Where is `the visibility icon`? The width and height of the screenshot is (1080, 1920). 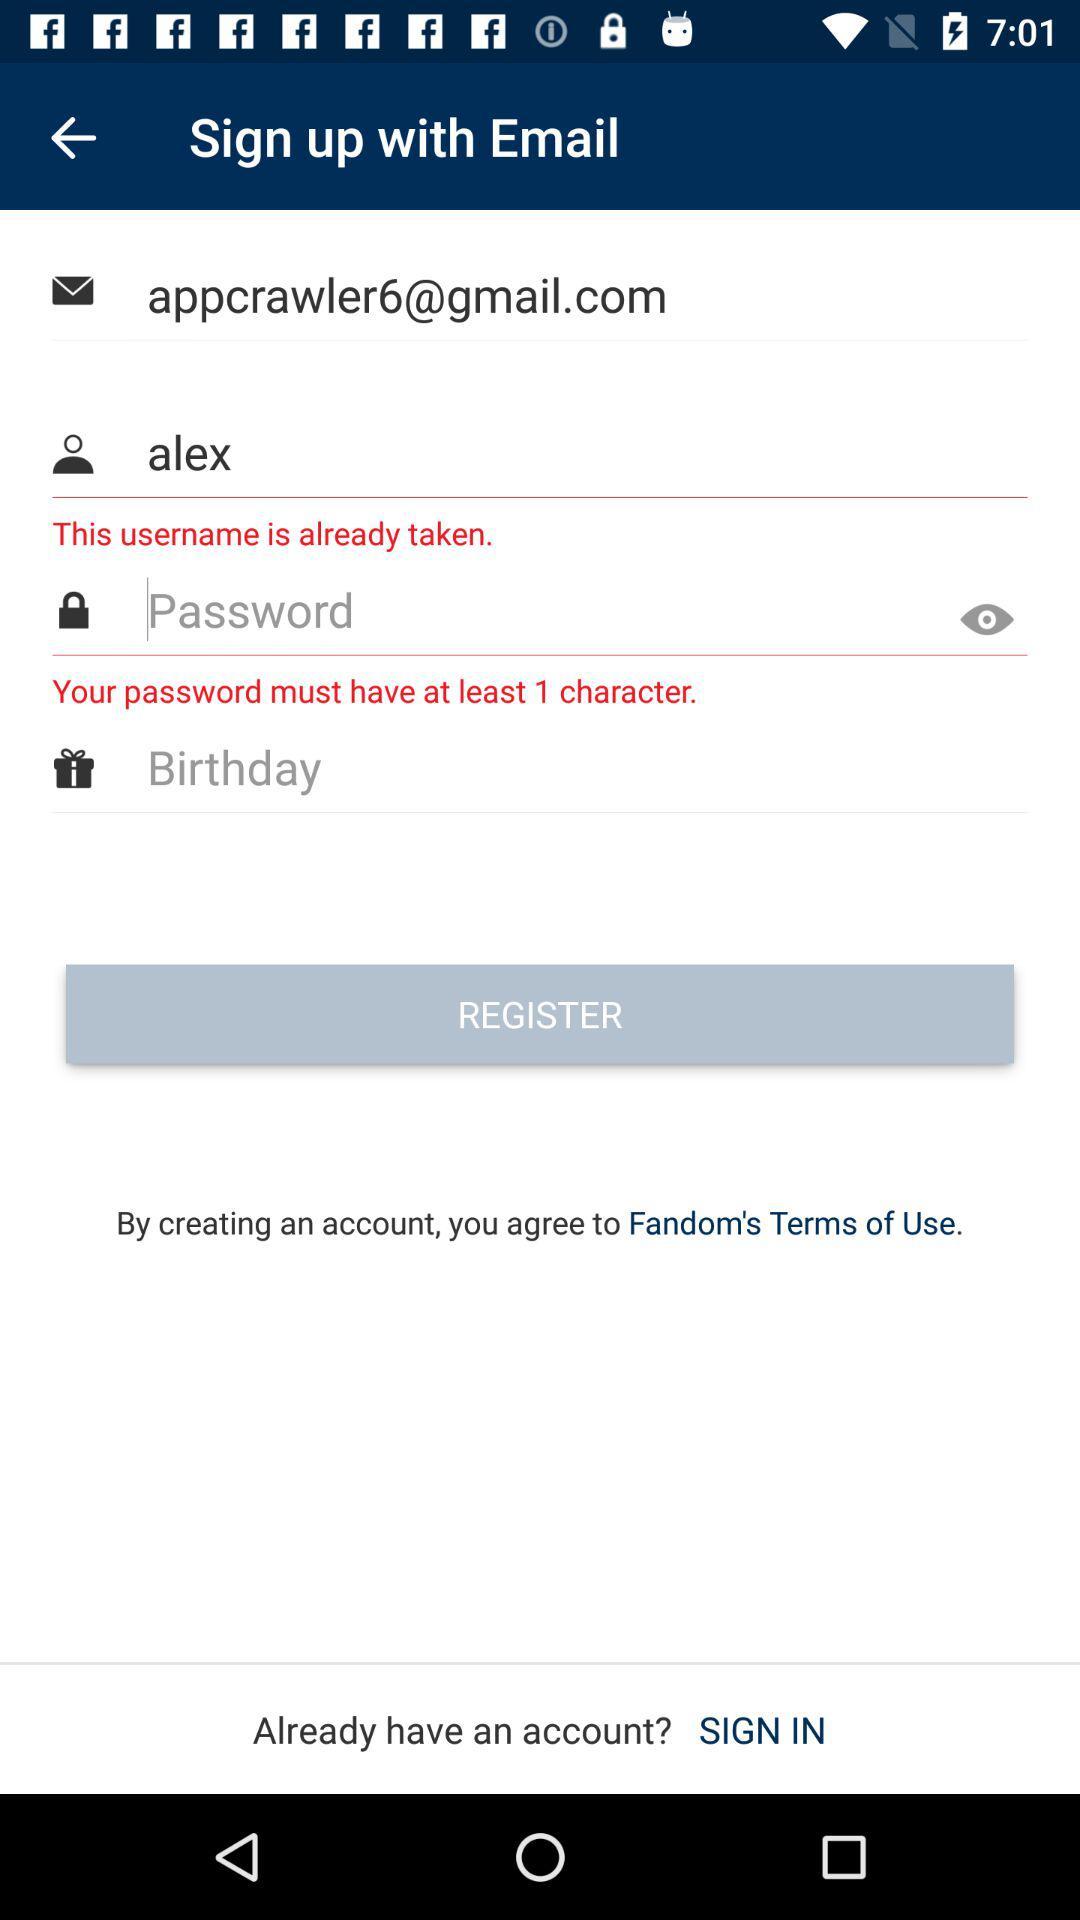
the visibility icon is located at coordinates (979, 612).